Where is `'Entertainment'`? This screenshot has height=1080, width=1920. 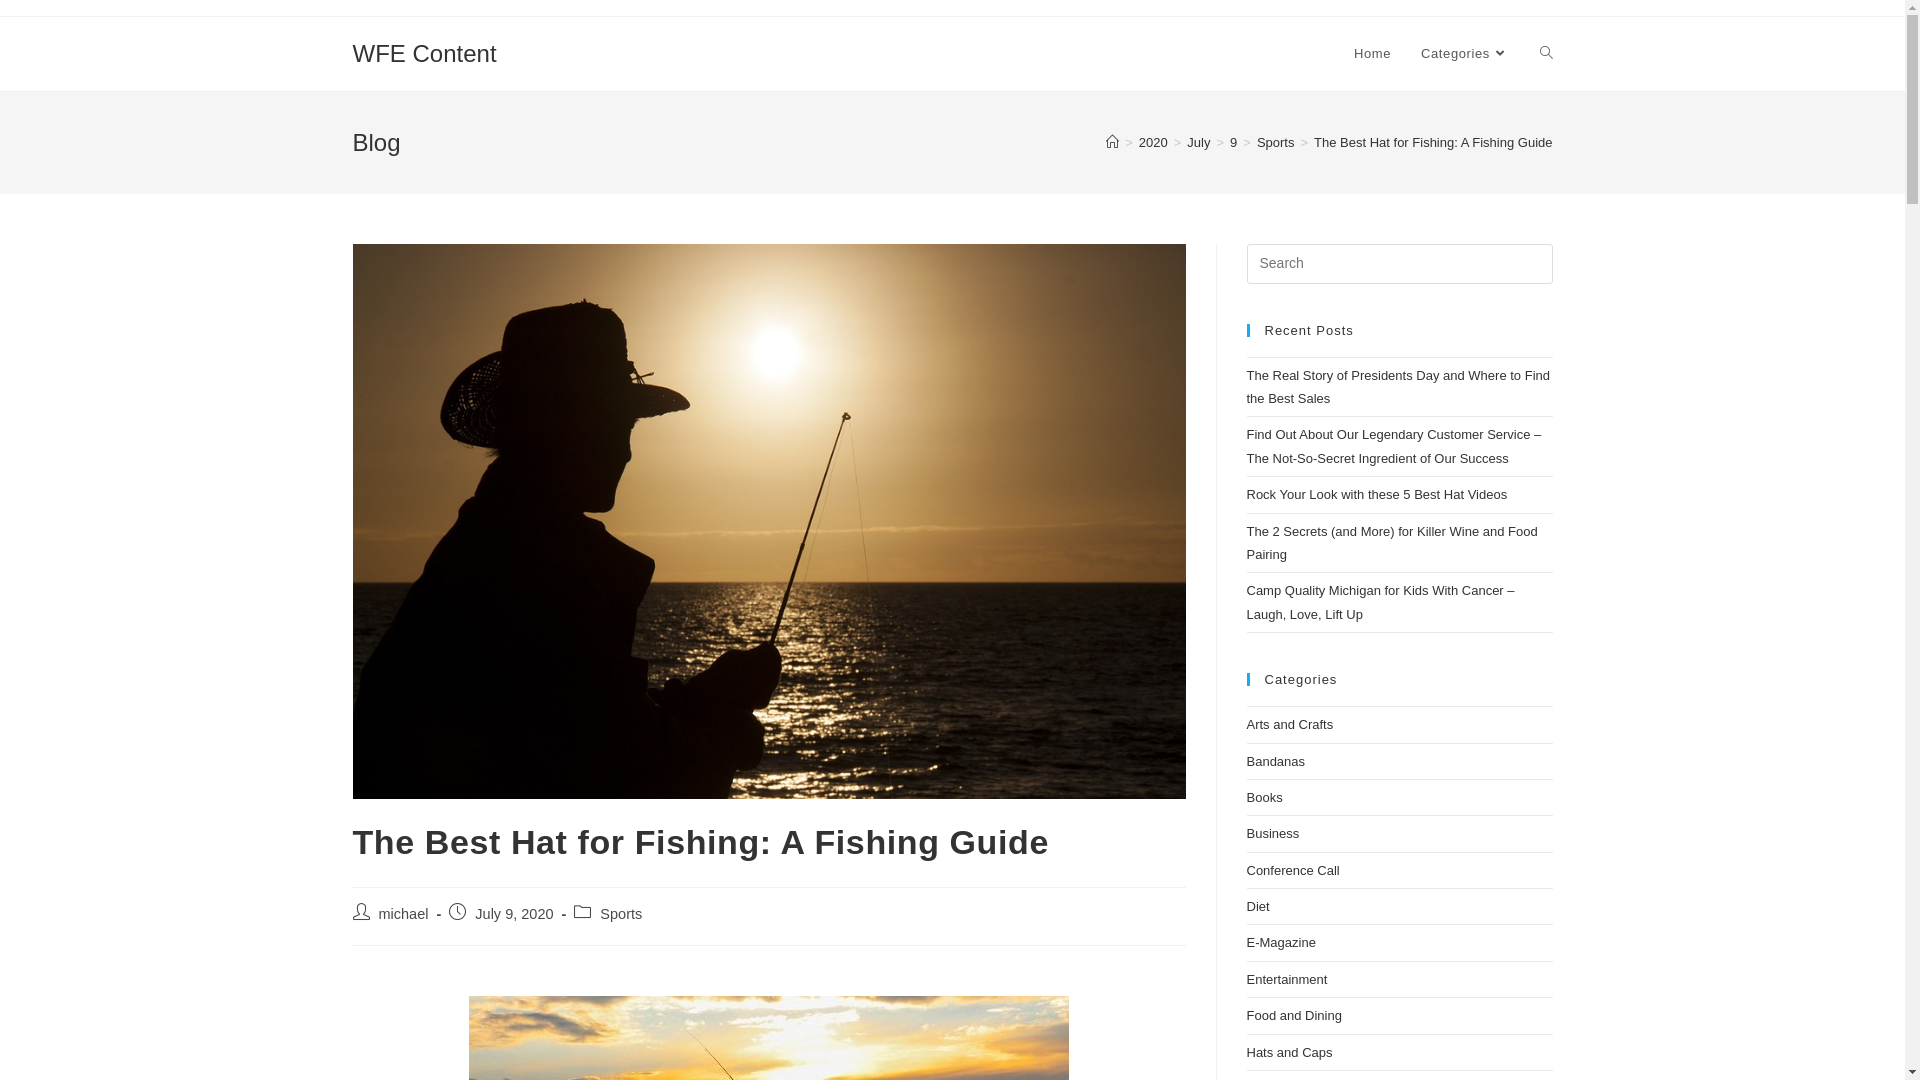
'Entertainment' is located at coordinates (1286, 978).